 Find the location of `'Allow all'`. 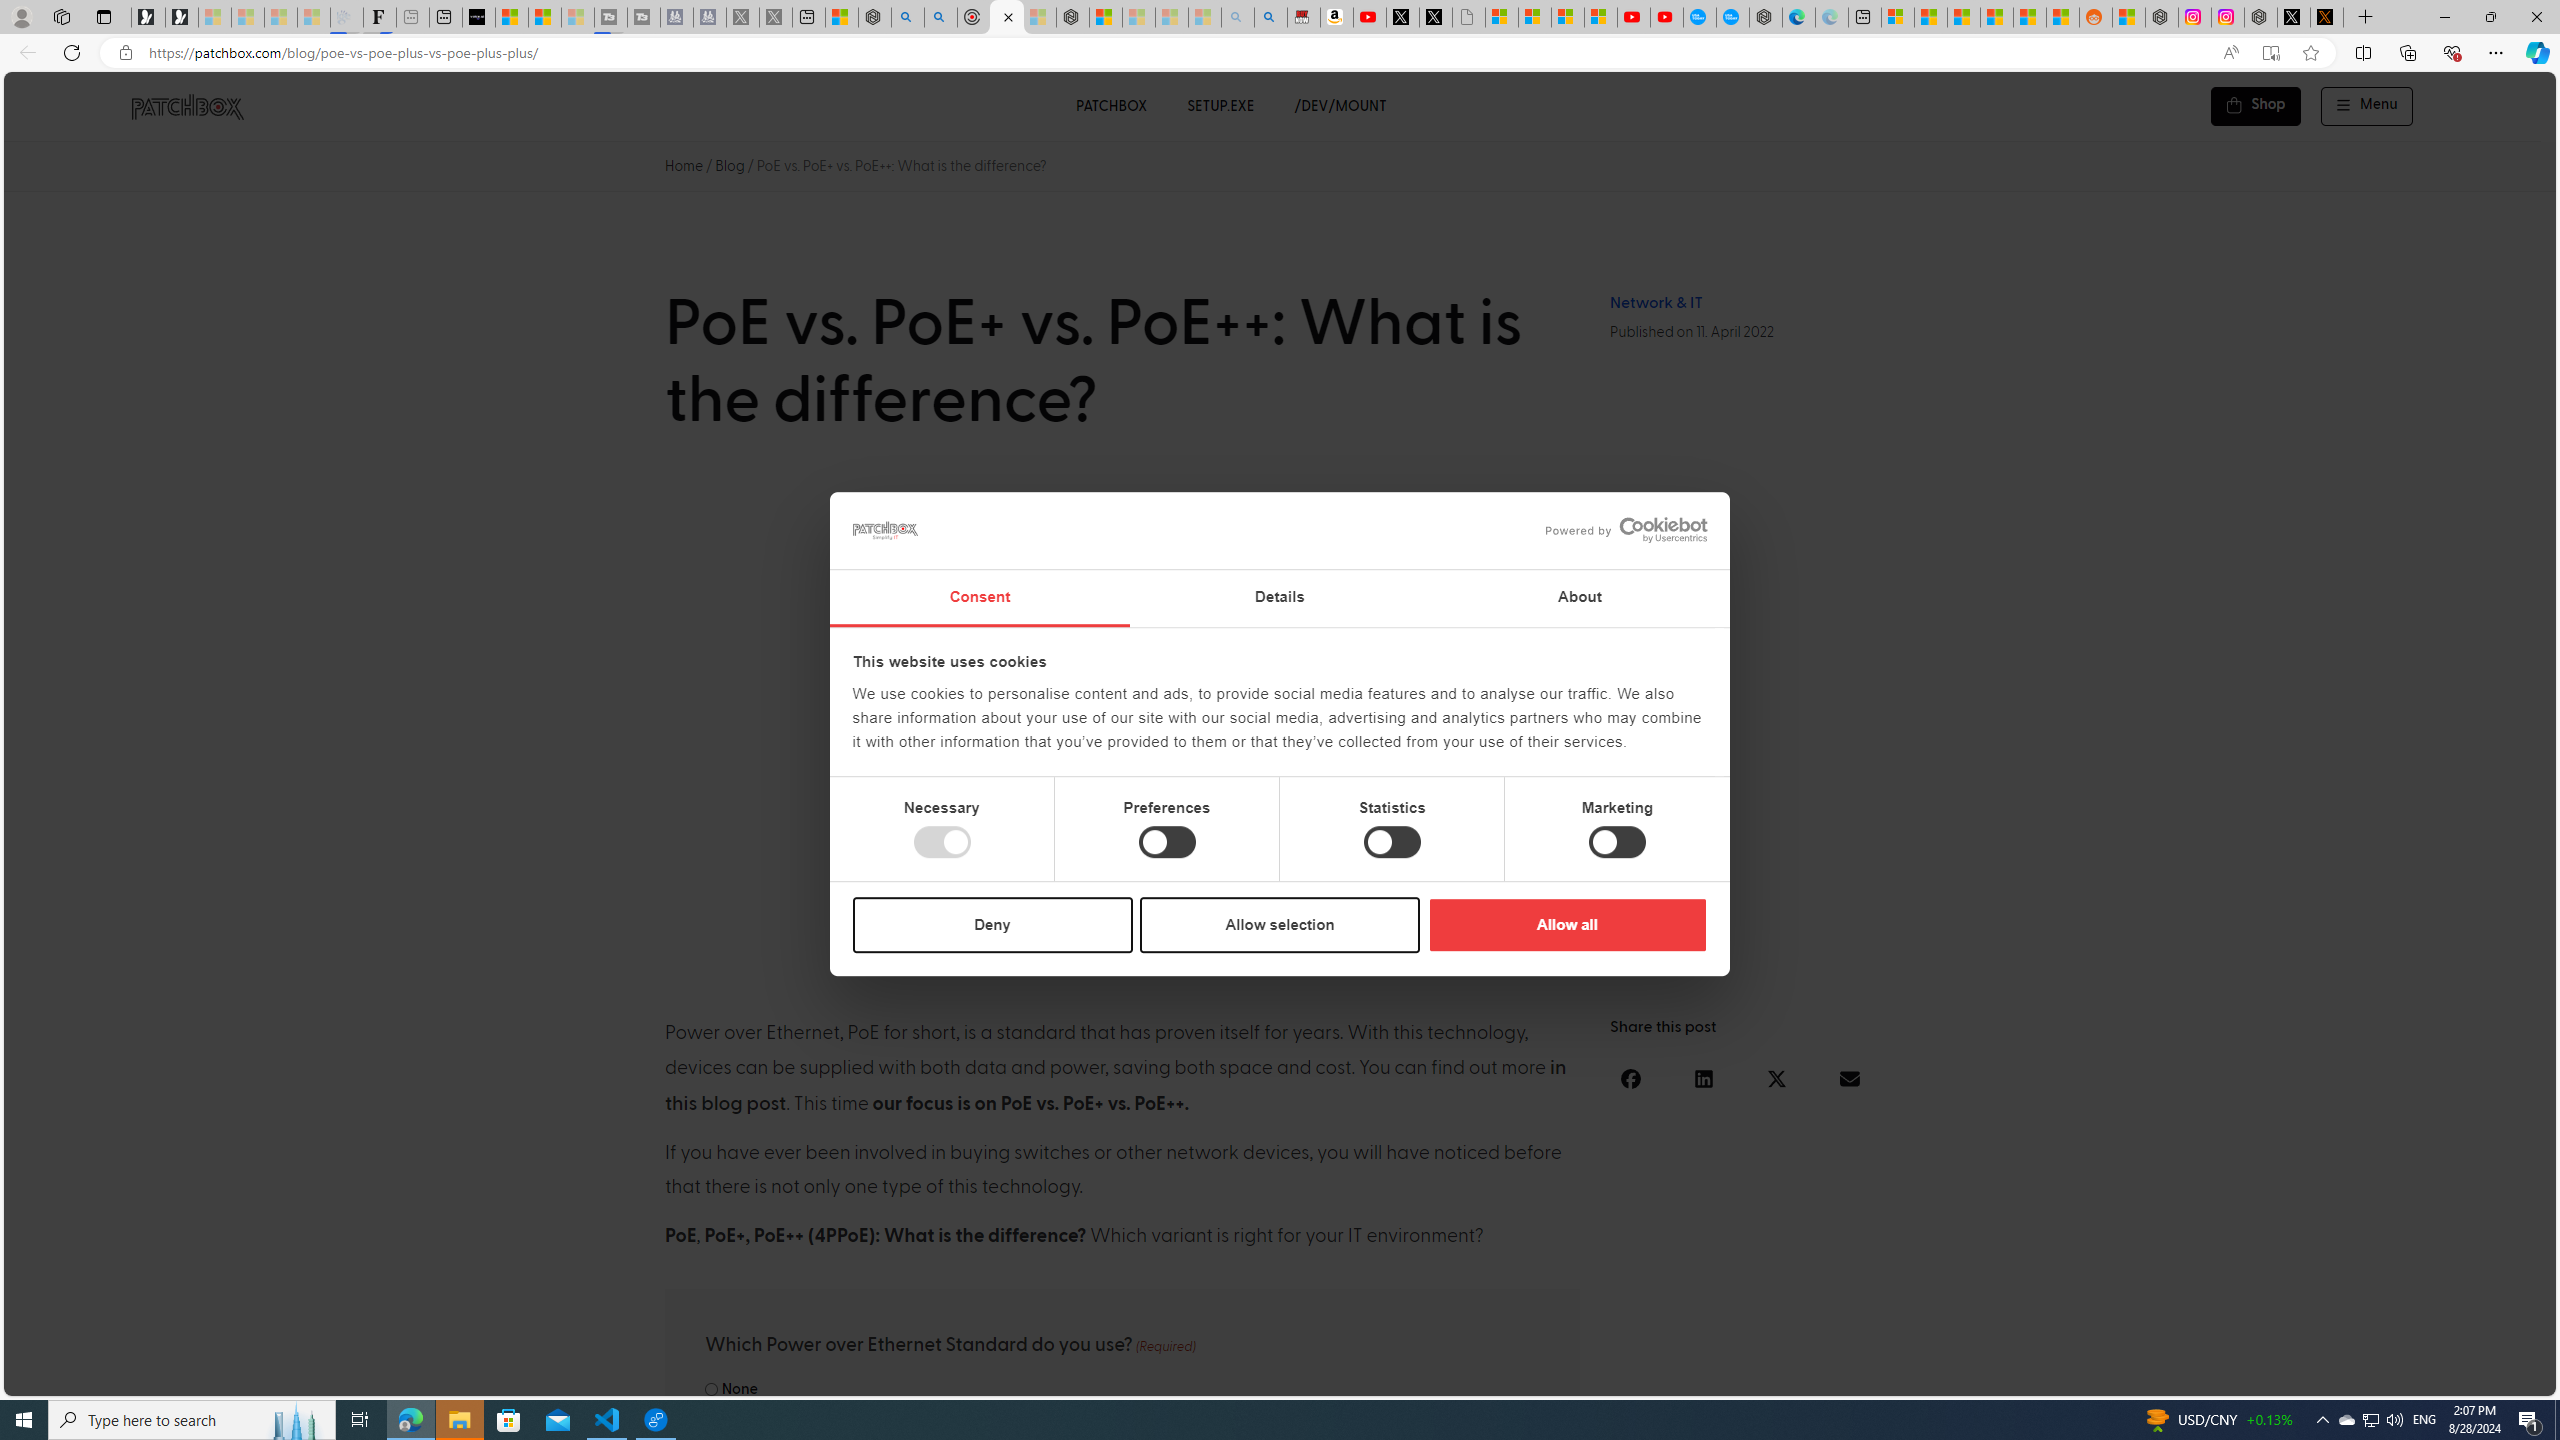

'Allow all' is located at coordinates (1565, 923).